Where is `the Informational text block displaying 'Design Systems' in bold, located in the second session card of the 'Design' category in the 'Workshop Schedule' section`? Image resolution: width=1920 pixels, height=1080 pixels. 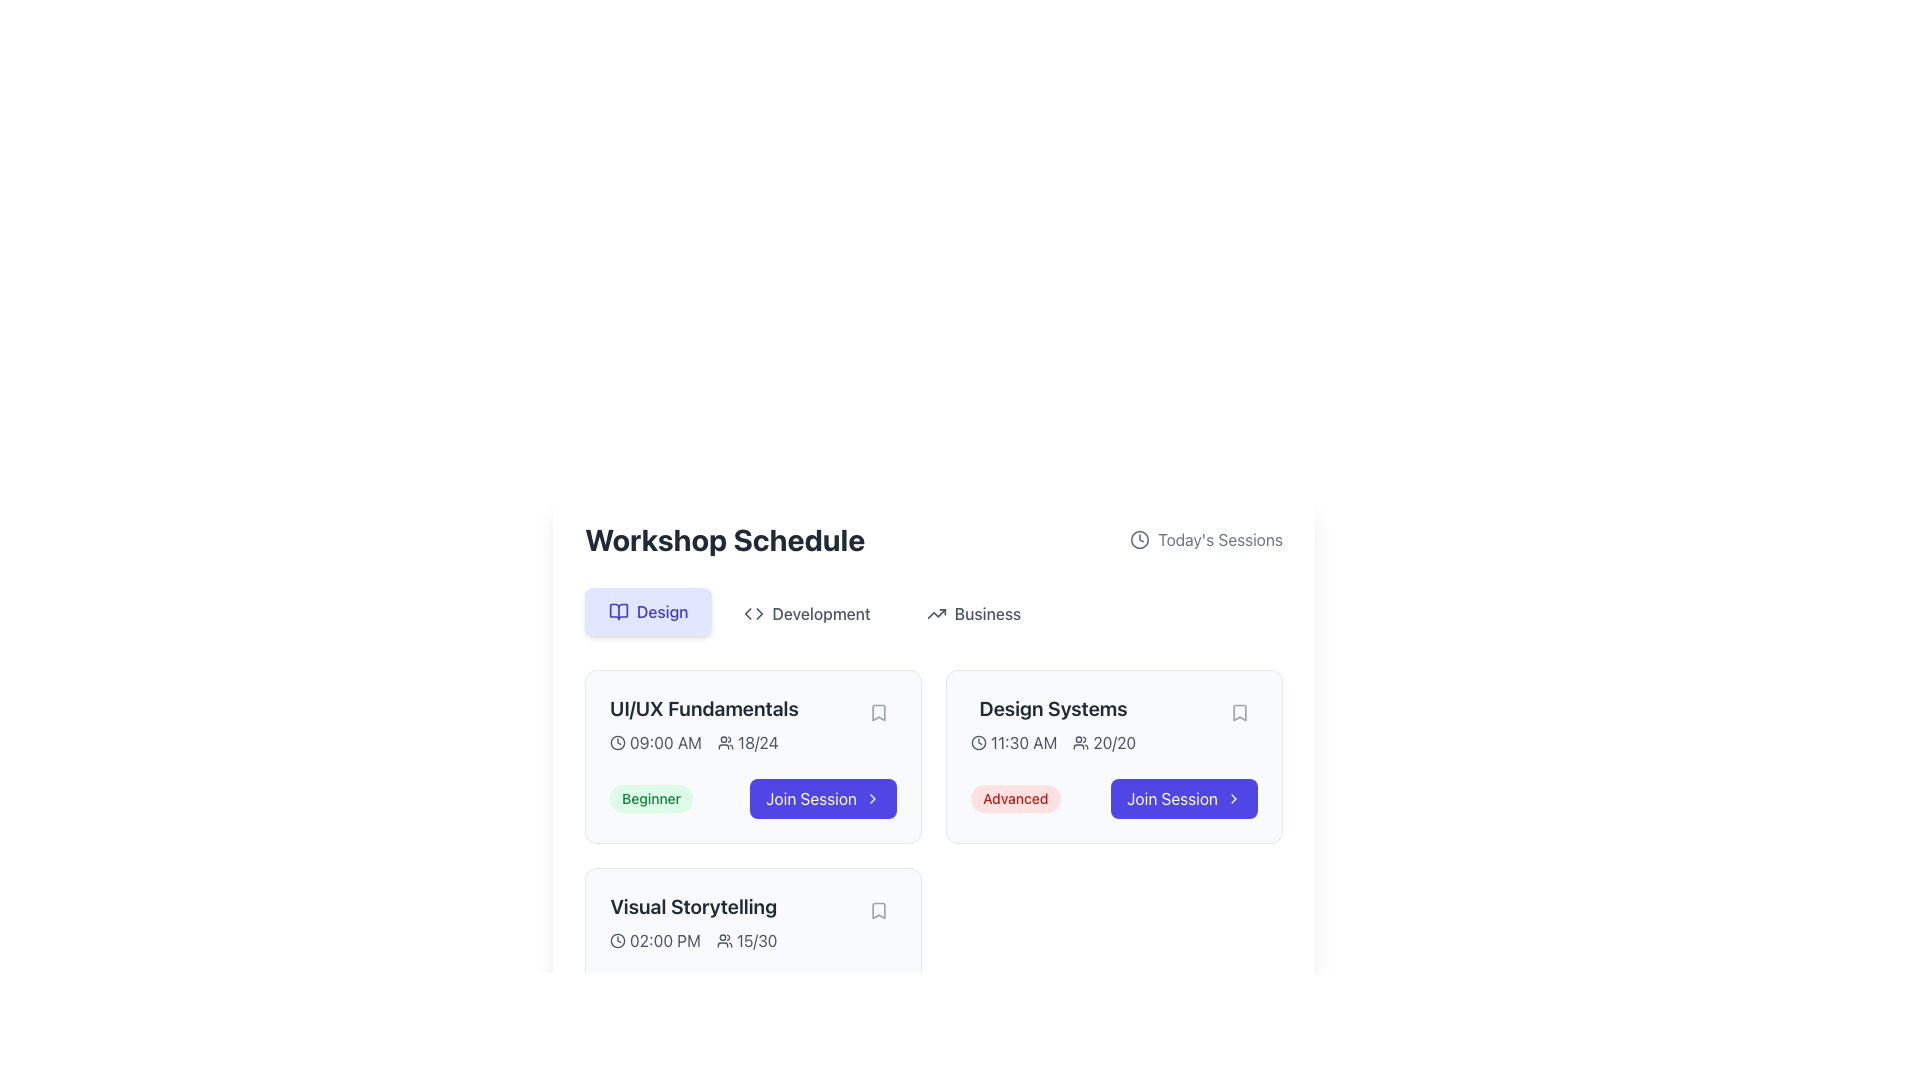
the Informational text block displaying 'Design Systems' in bold, located in the second session card of the 'Design' category in the 'Workshop Schedule' section is located at coordinates (1113, 725).